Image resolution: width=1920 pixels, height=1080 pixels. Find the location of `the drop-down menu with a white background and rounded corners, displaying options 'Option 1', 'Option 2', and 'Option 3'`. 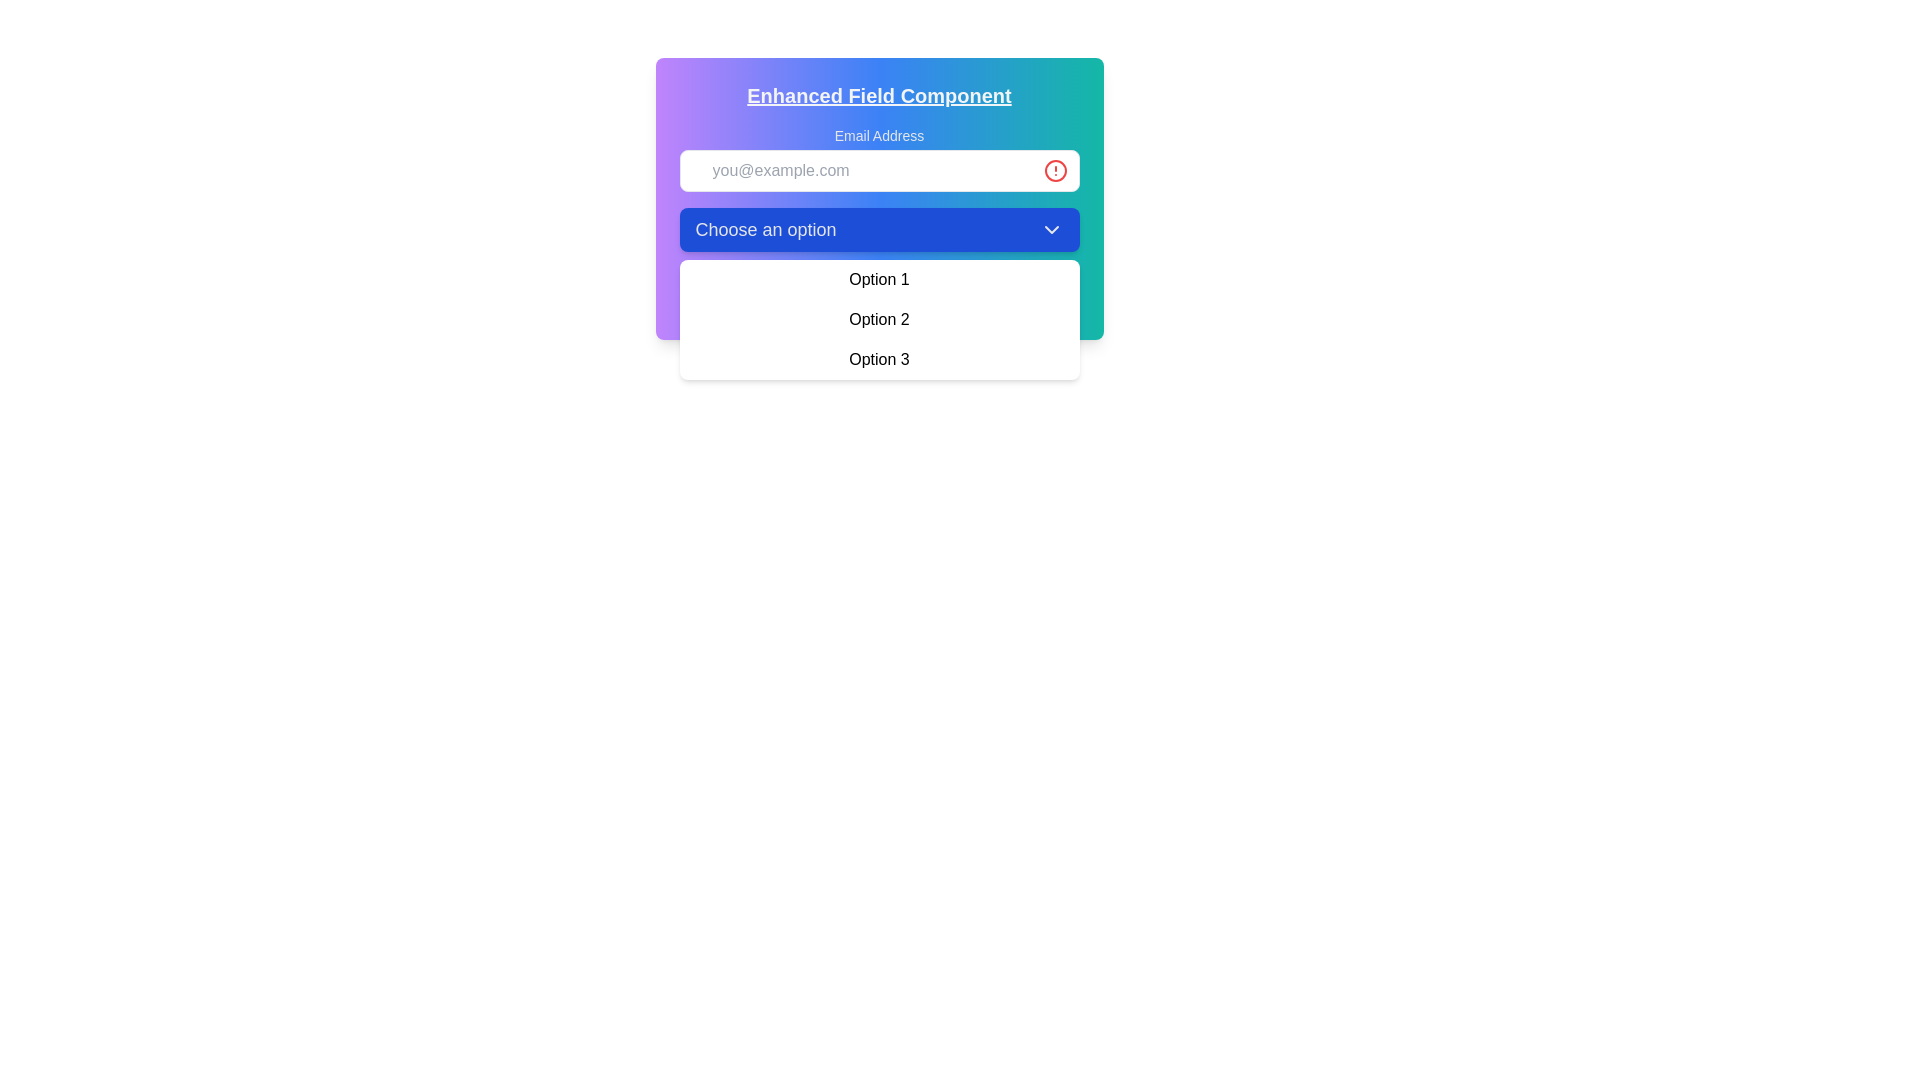

the drop-down menu with a white background and rounded corners, displaying options 'Option 1', 'Option 2', and 'Option 3' is located at coordinates (879, 319).